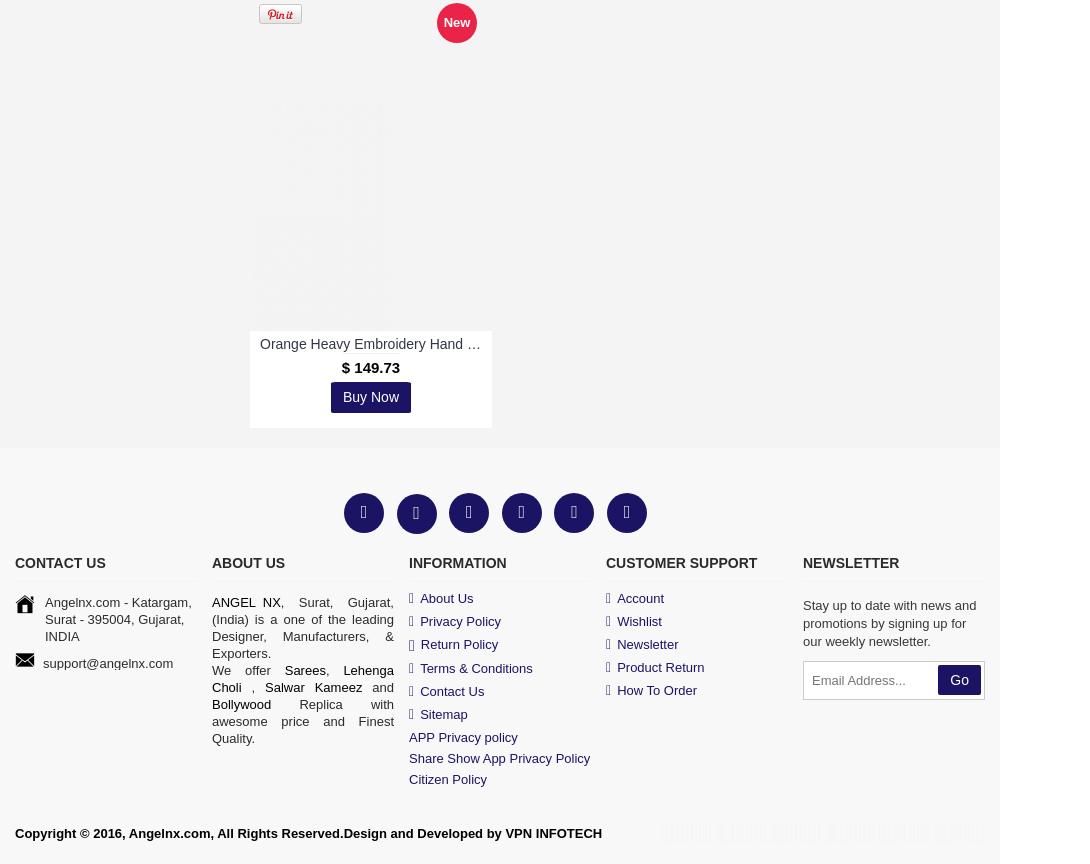 The height and width of the screenshot is (864, 1090). What do you see at coordinates (303, 670) in the screenshot?
I see `'Sarees'` at bounding box center [303, 670].